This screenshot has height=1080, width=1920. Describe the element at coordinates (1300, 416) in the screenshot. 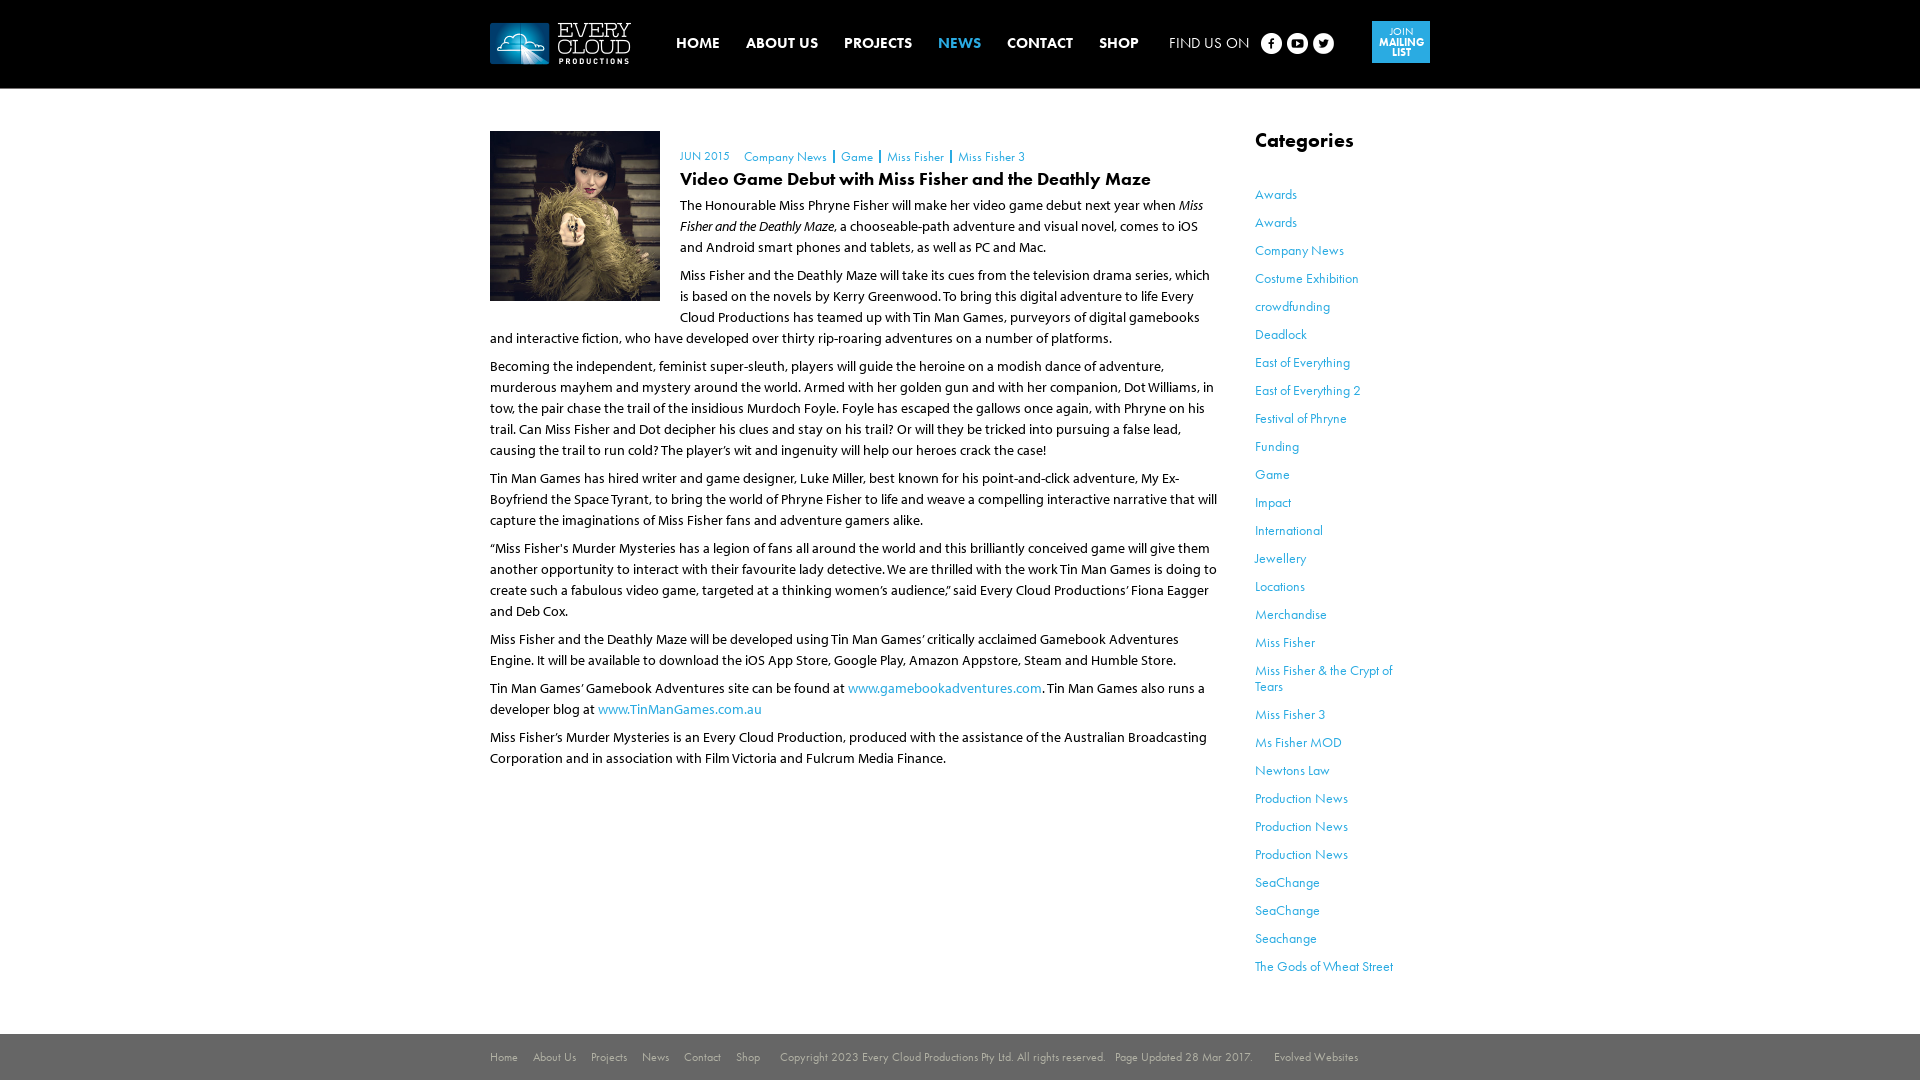

I see `'Festival of Phryne'` at that location.